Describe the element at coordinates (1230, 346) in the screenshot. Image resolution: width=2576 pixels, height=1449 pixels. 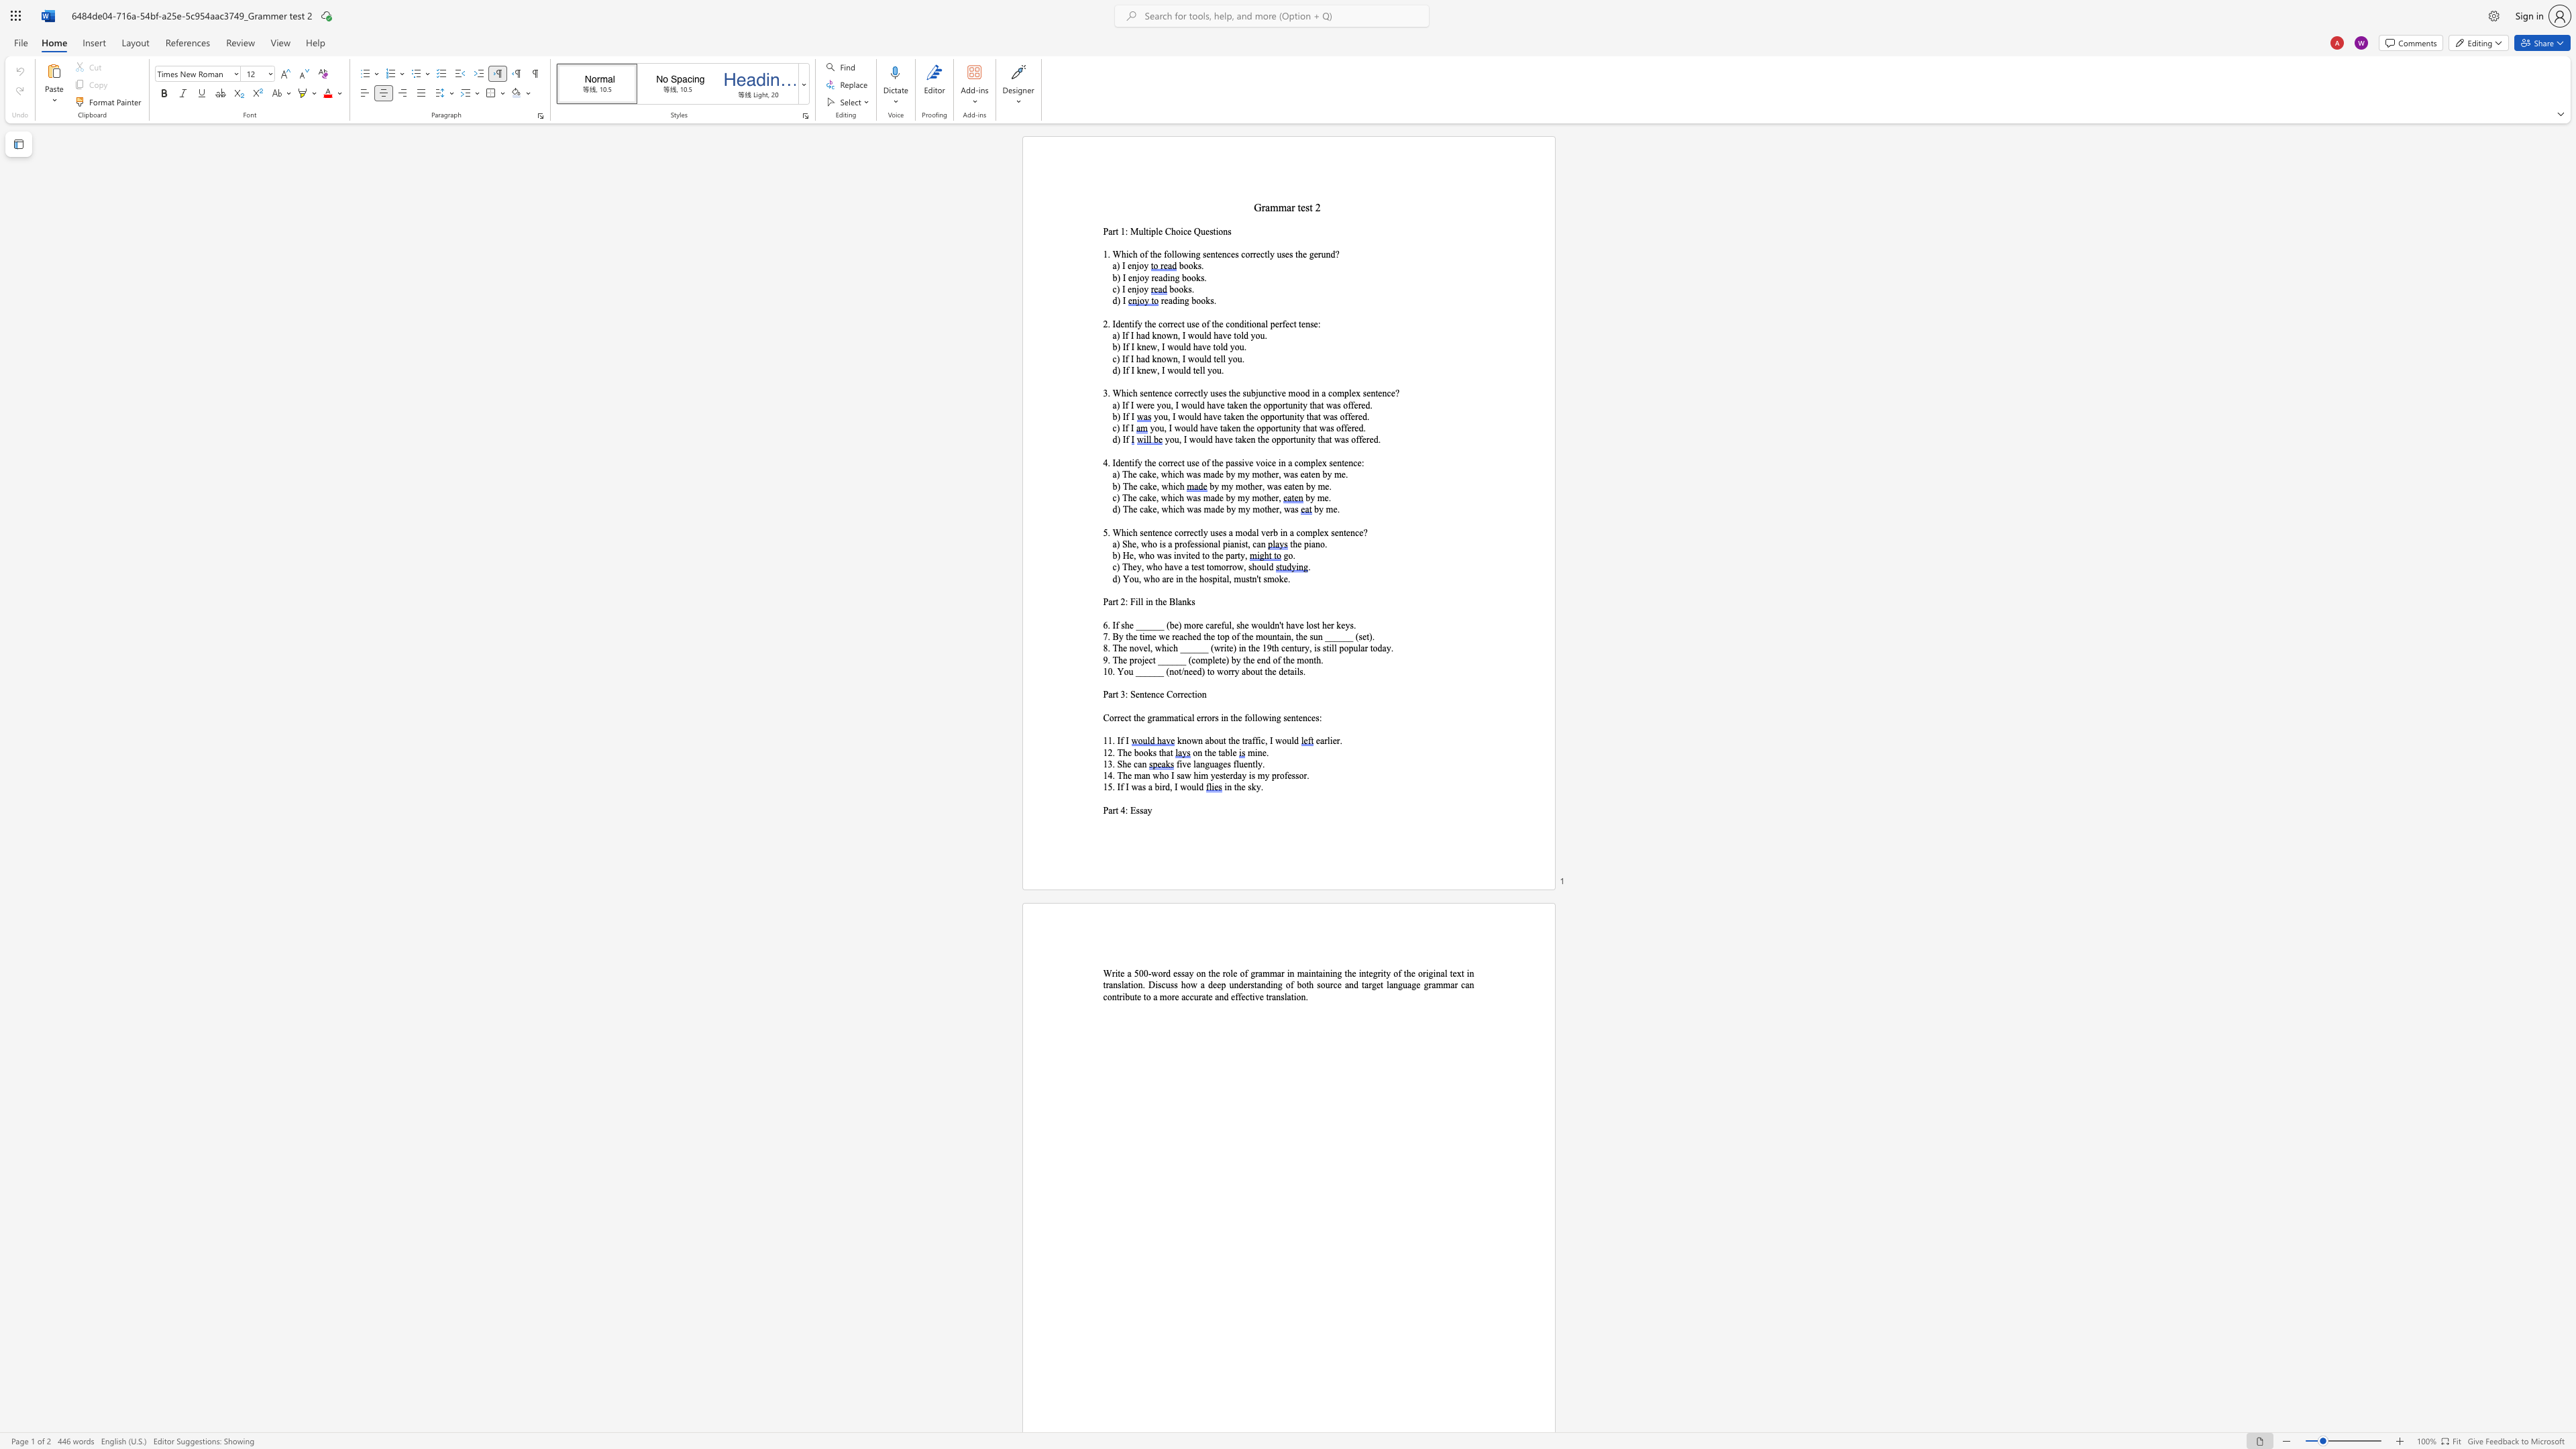
I see `the subset text "you." within the text "b) If I knew, I would have told you."` at that location.